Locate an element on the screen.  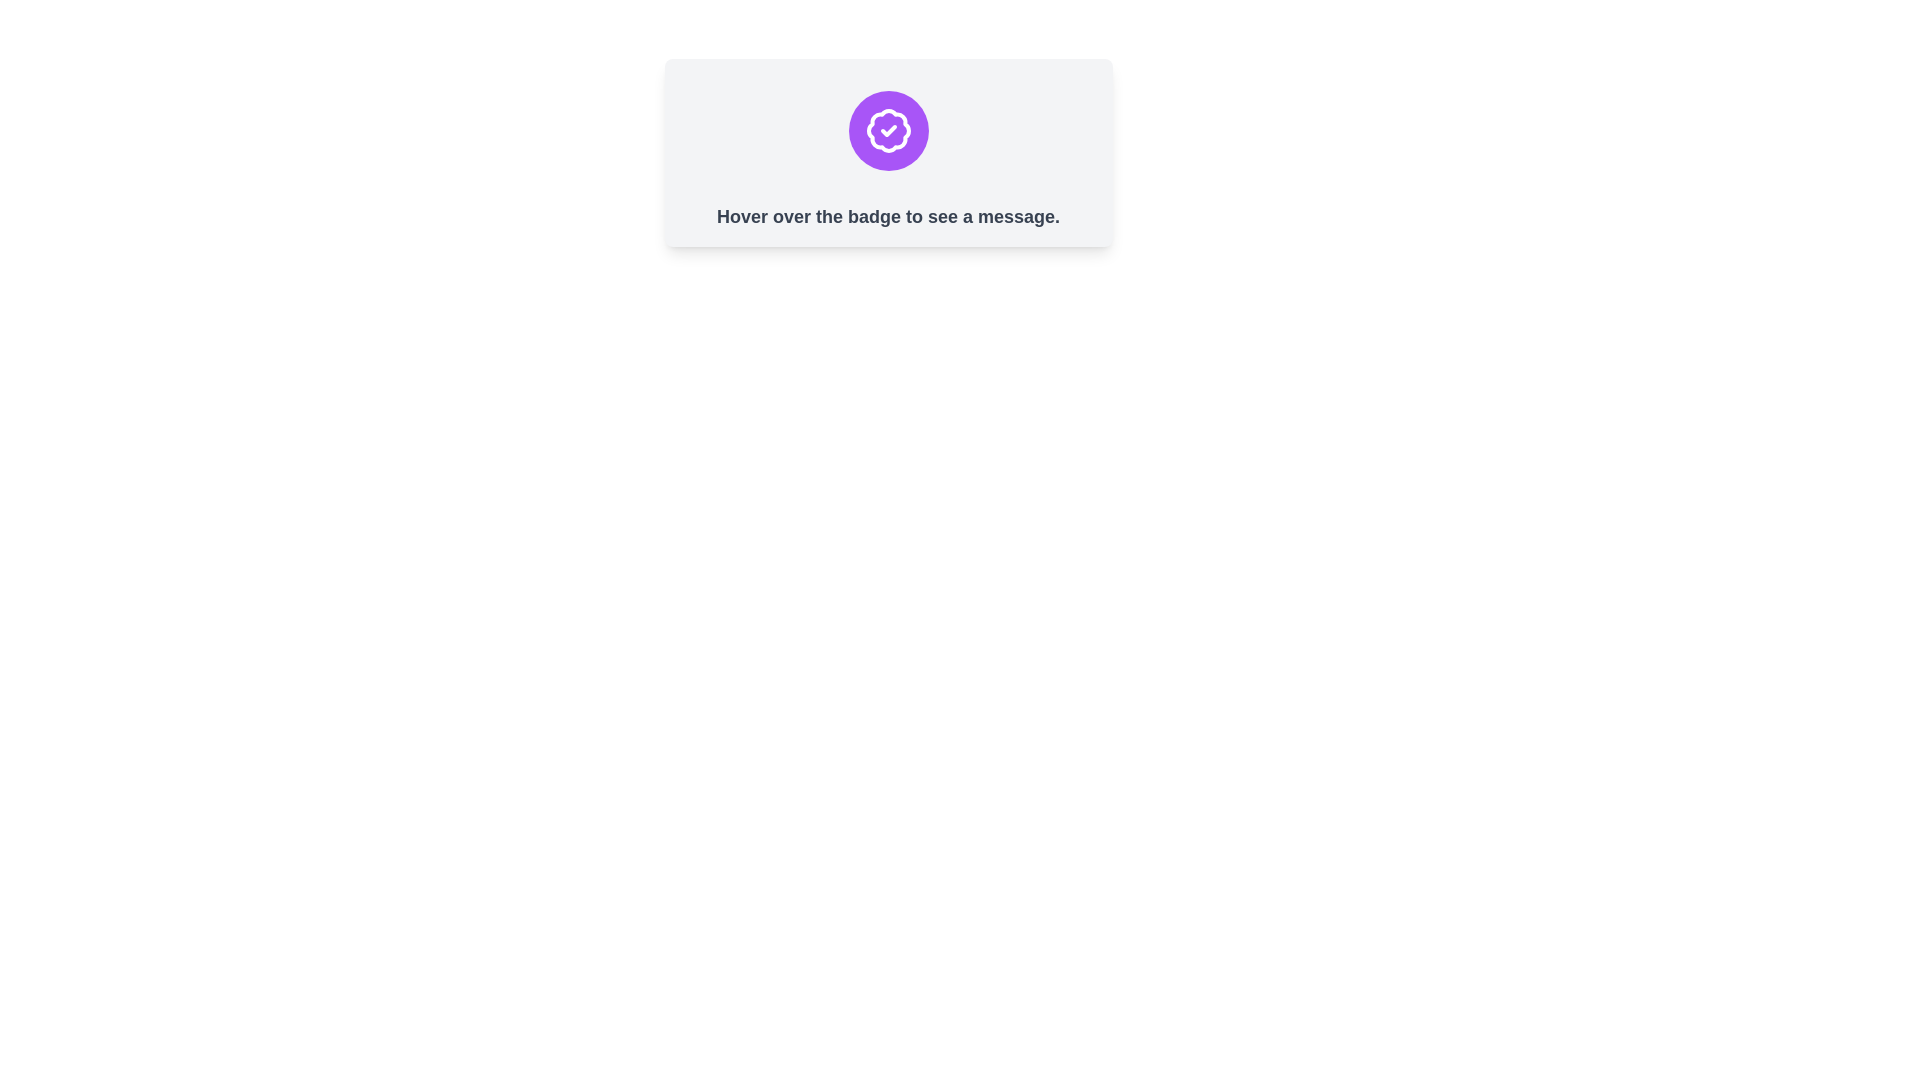
the badge check icon, which is located at the center of a circular purple button on a card component is located at coordinates (887, 131).